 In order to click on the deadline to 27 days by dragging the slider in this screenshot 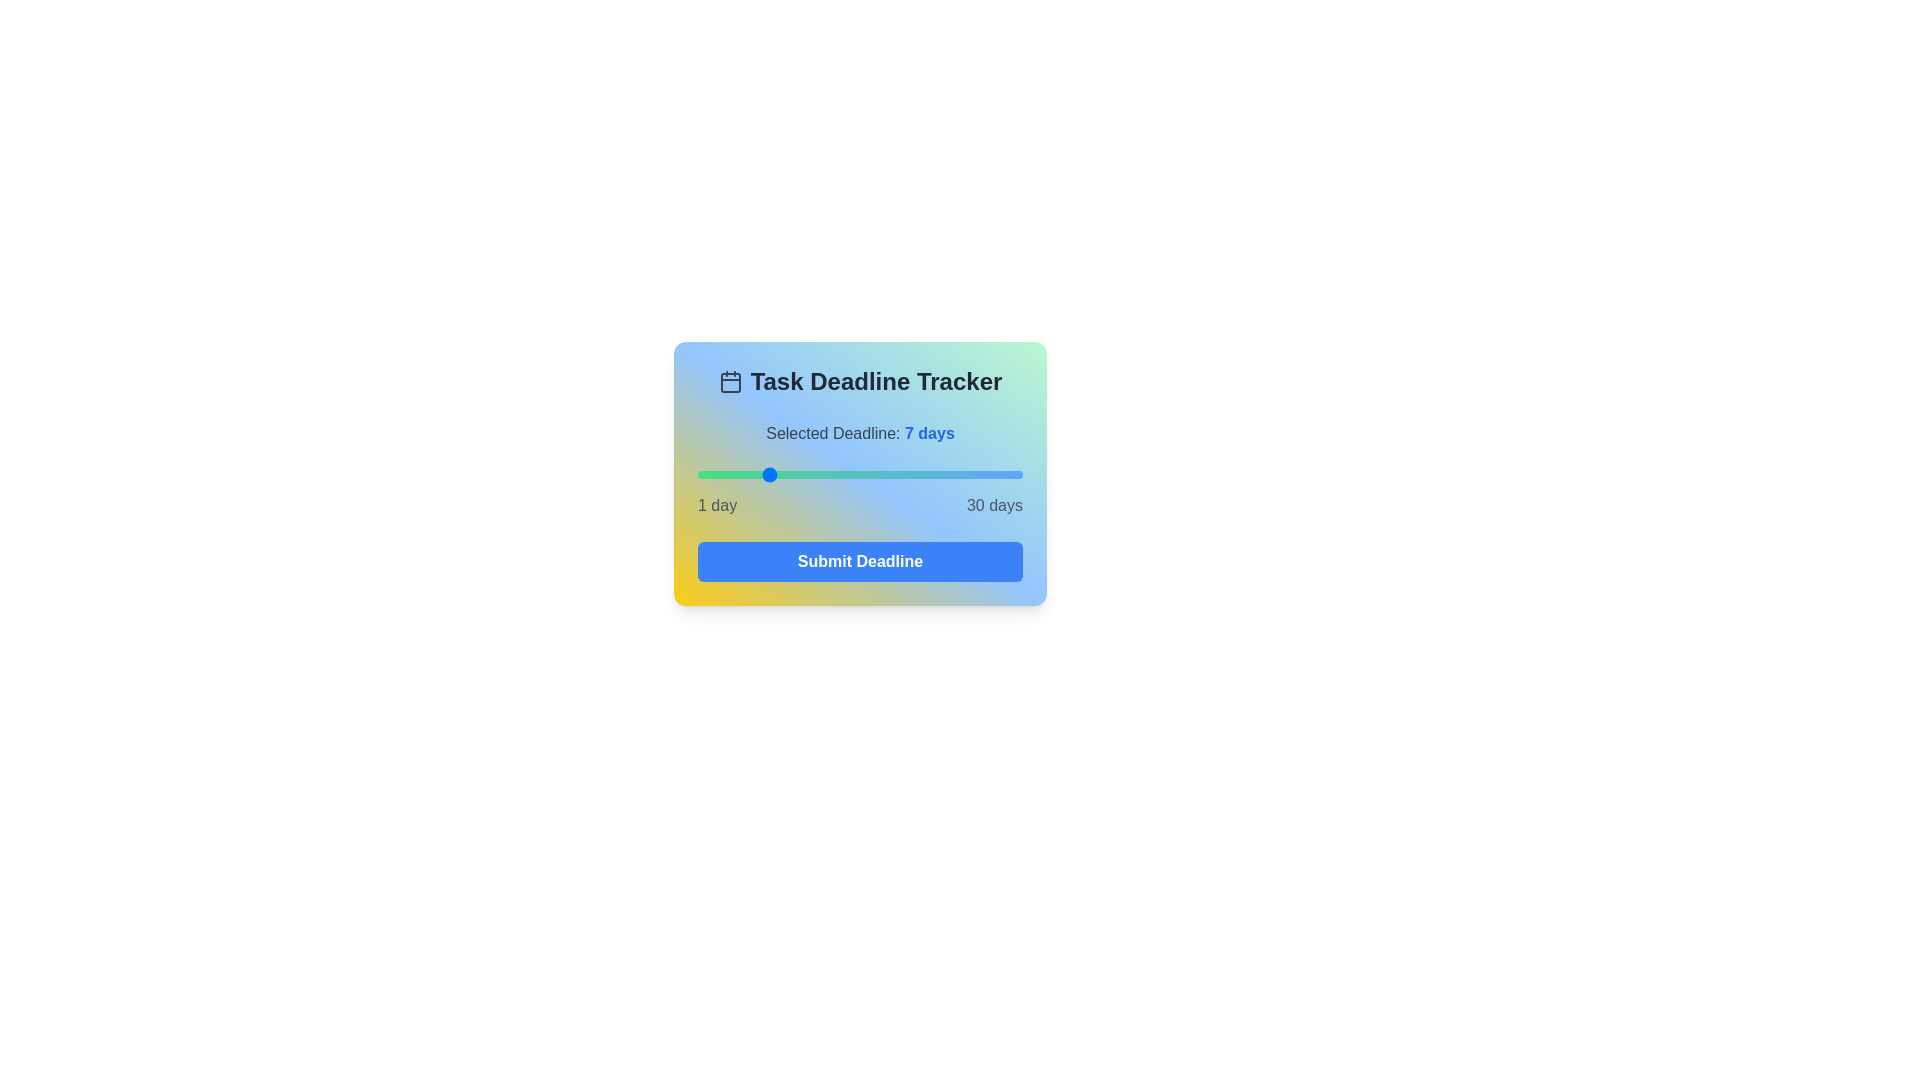, I will do `click(989, 474)`.